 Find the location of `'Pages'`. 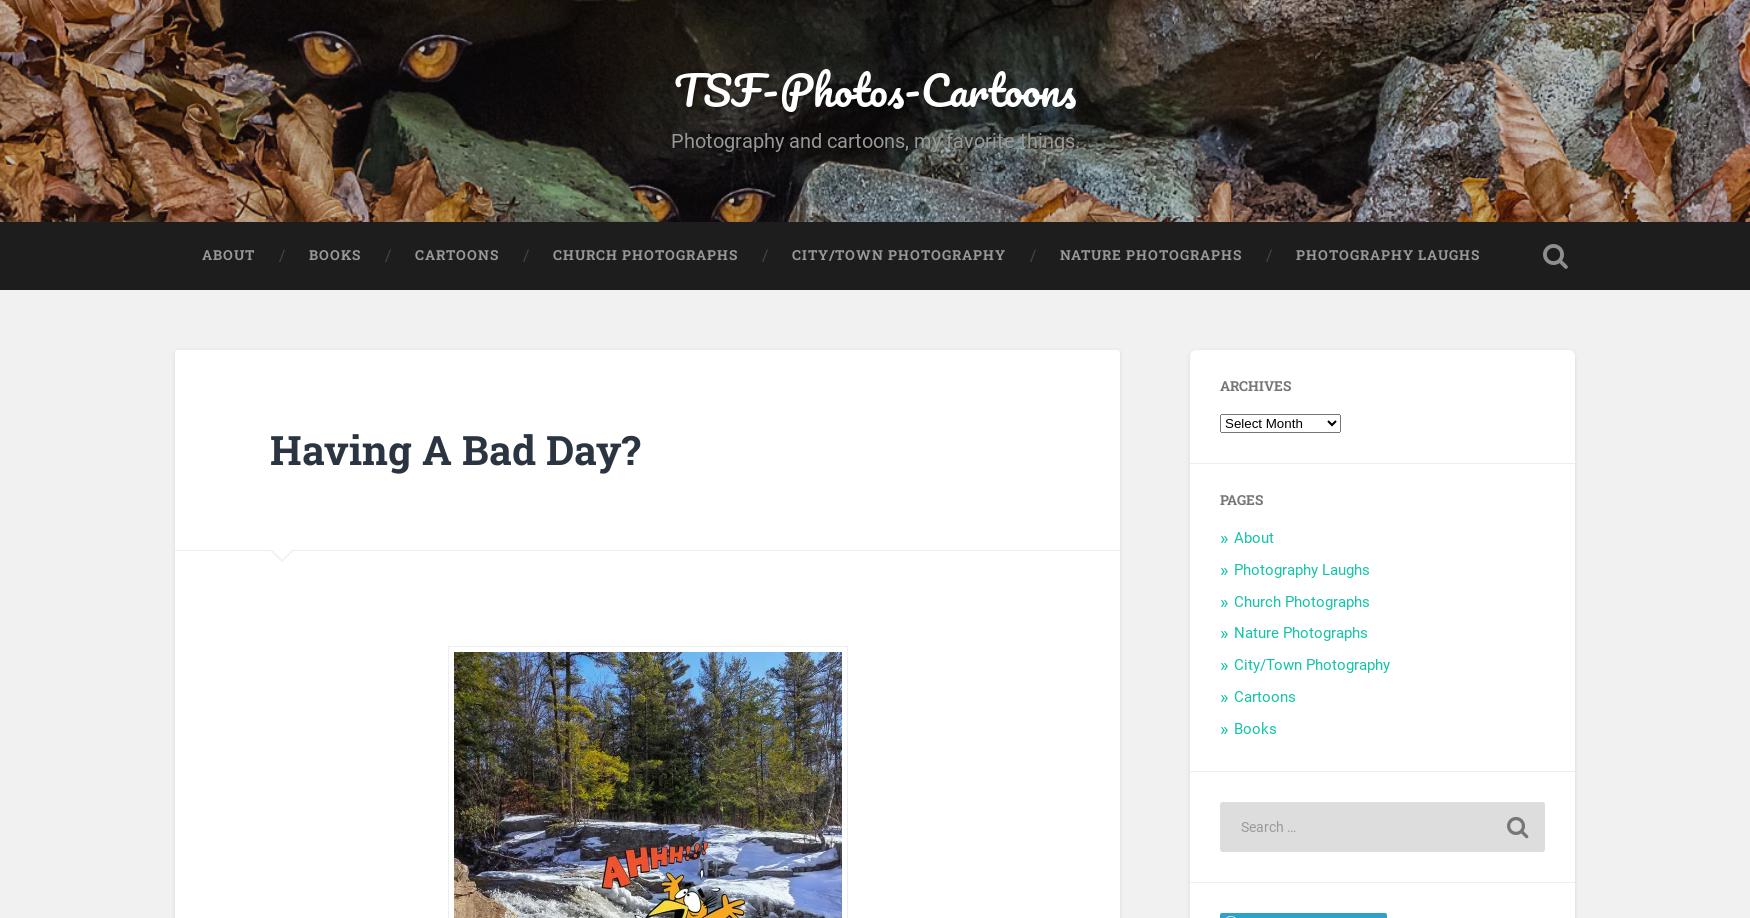

'Pages' is located at coordinates (1219, 500).